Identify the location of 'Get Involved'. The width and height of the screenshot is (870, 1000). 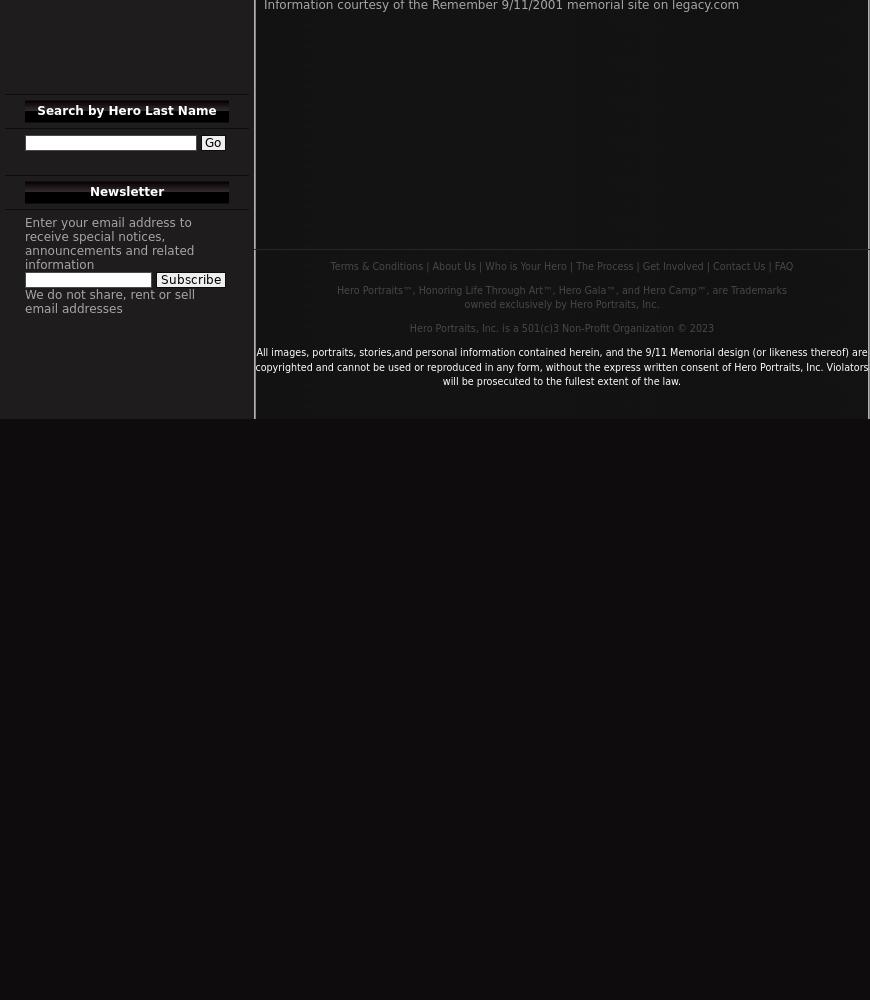
(672, 265).